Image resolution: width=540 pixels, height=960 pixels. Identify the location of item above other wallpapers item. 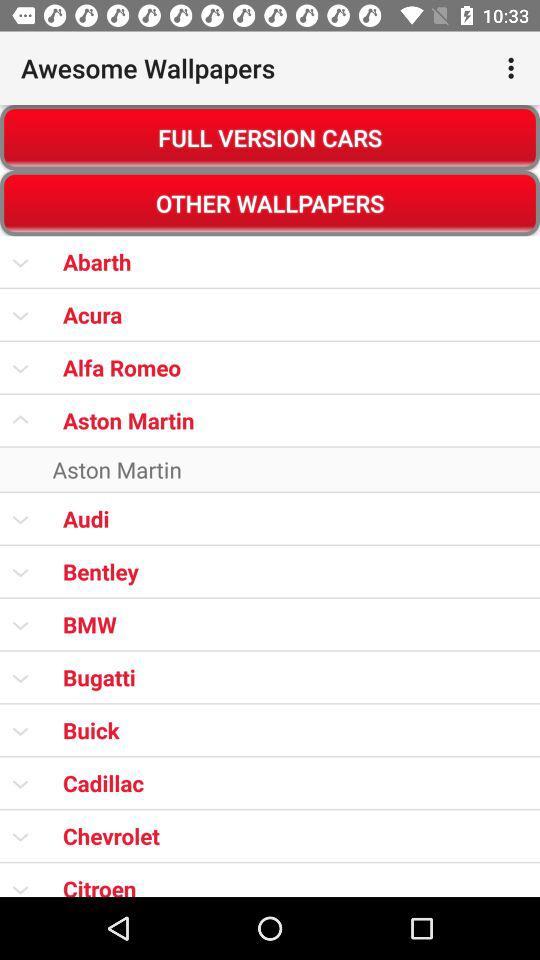
(270, 136).